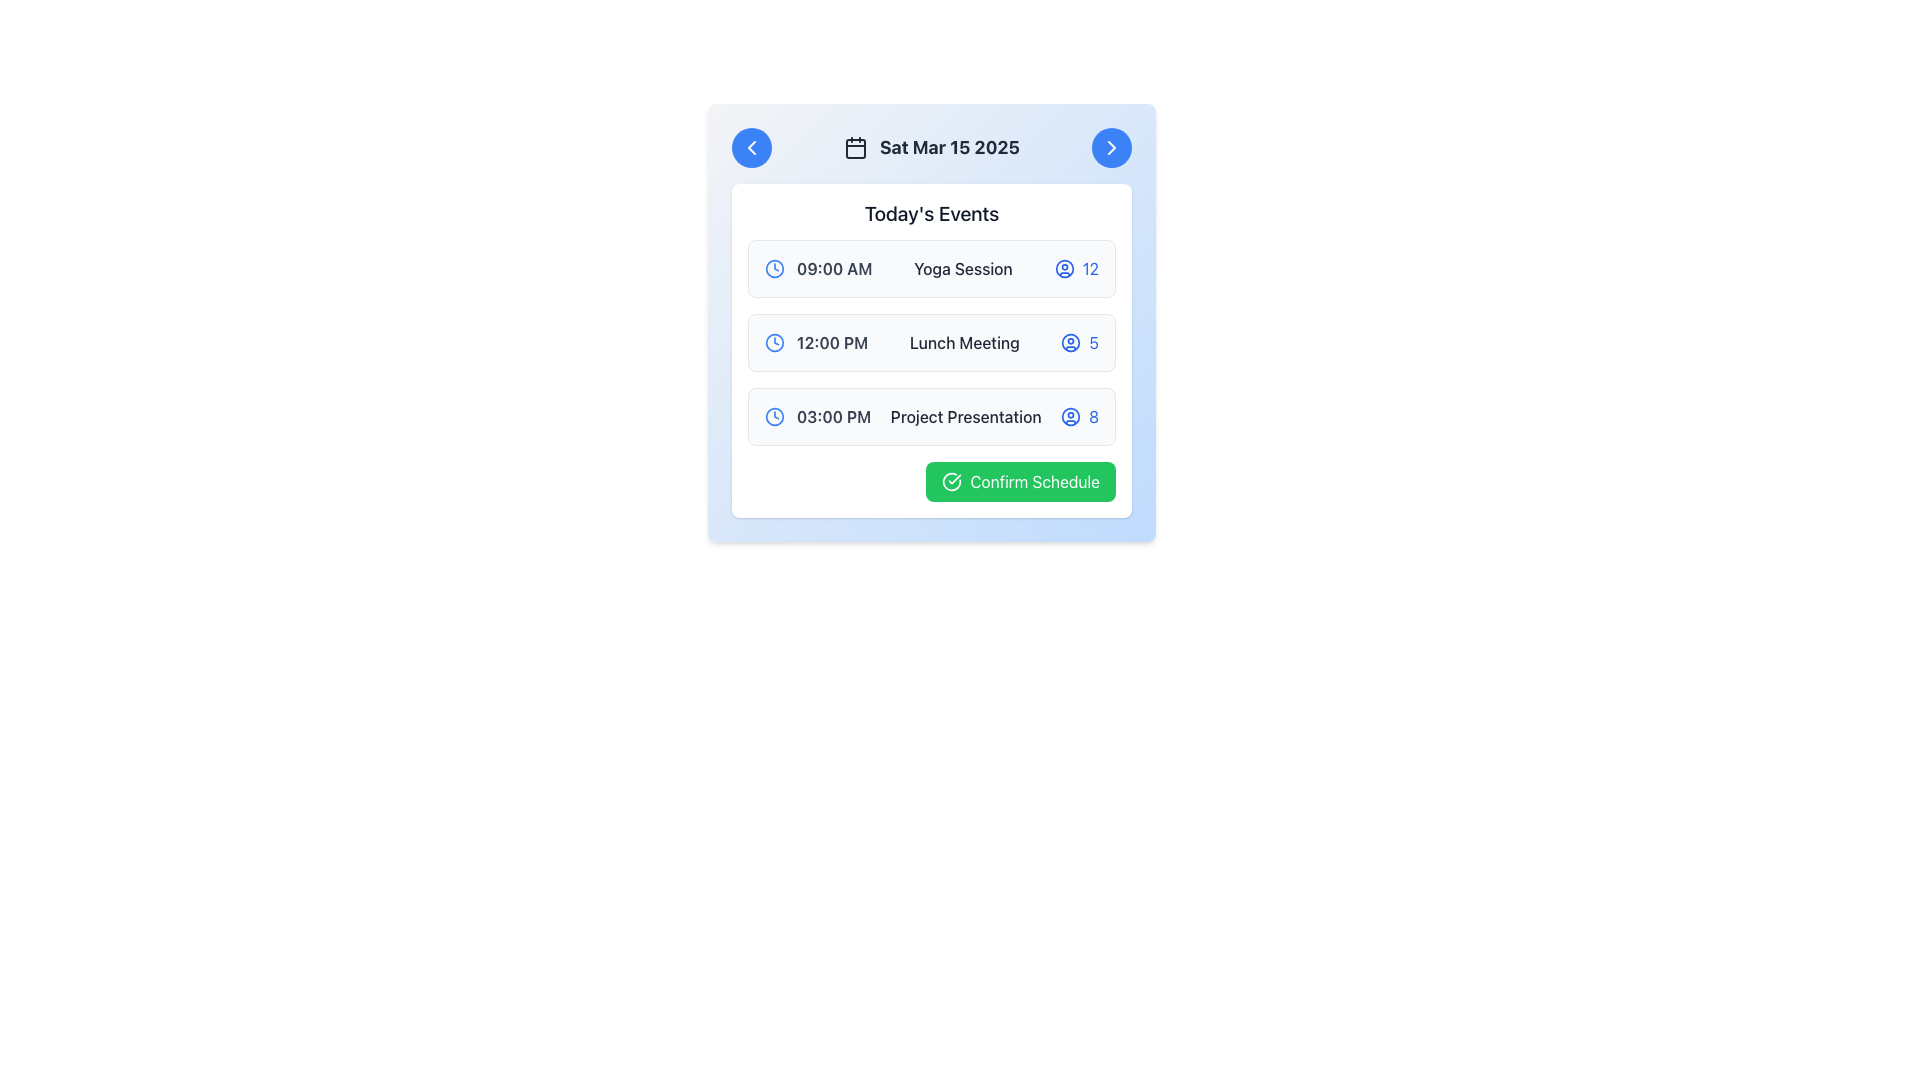 The width and height of the screenshot is (1920, 1080). I want to click on the left-facing chevron icon within the blue circular button for accessibility navigation using the keyboard, so click(751, 146).